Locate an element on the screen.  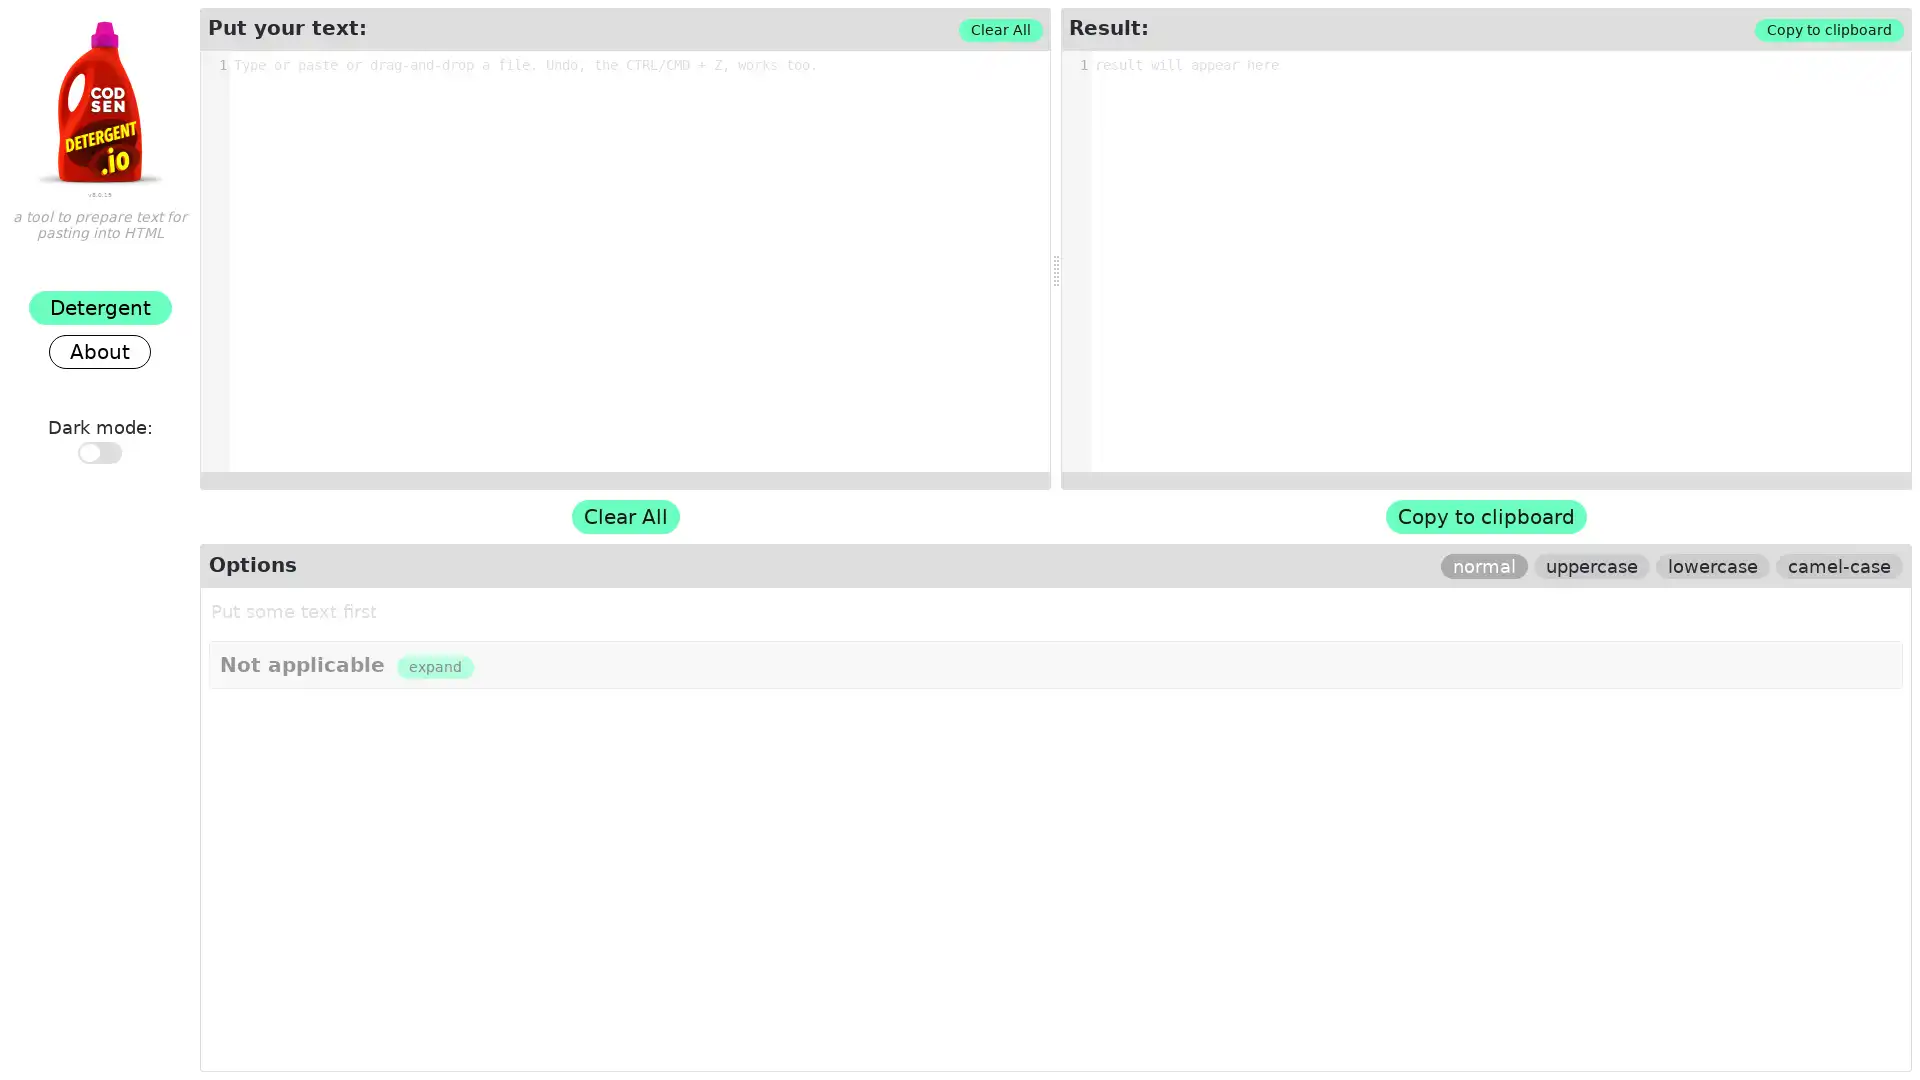
Copy to clipboard is located at coordinates (1829, 30).